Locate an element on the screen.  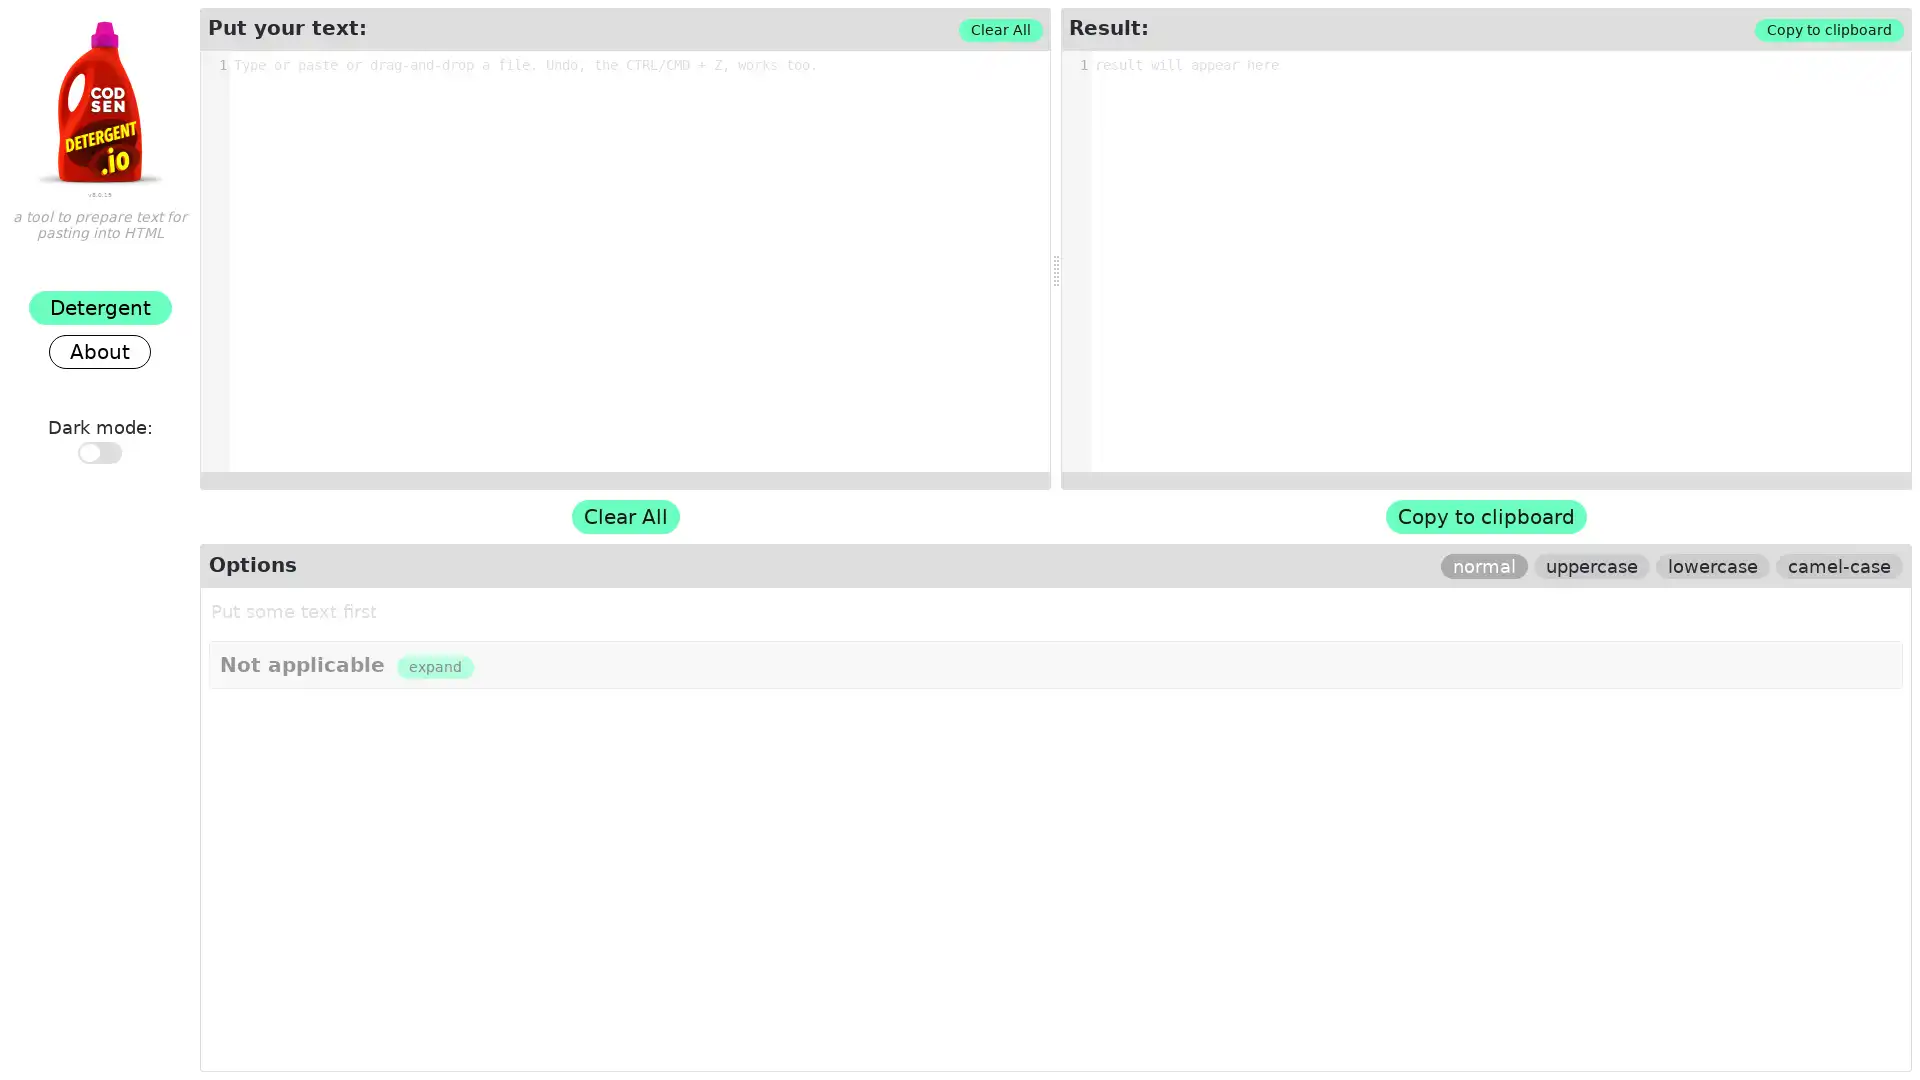
Copy to clipboard is located at coordinates (1829, 30).